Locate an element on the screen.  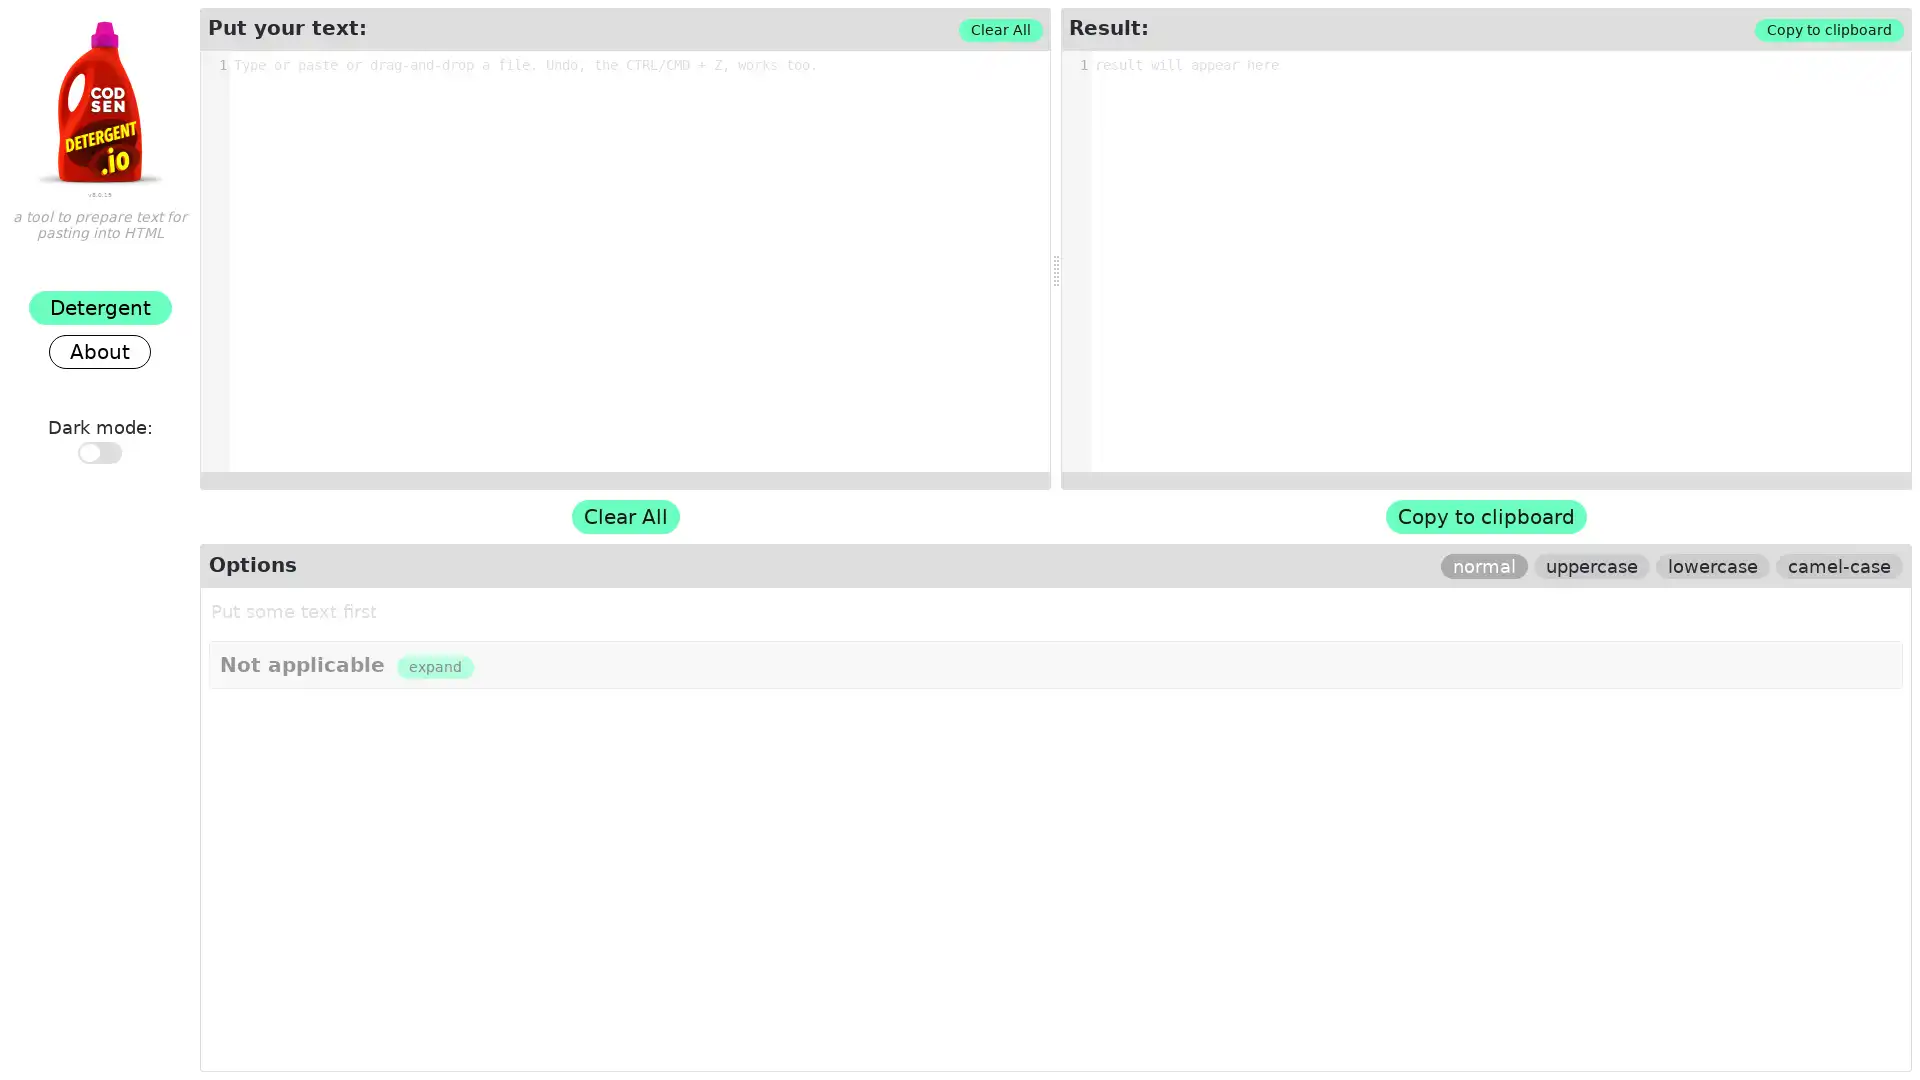
Copy to clipboard is located at coordinates (1829, 30).